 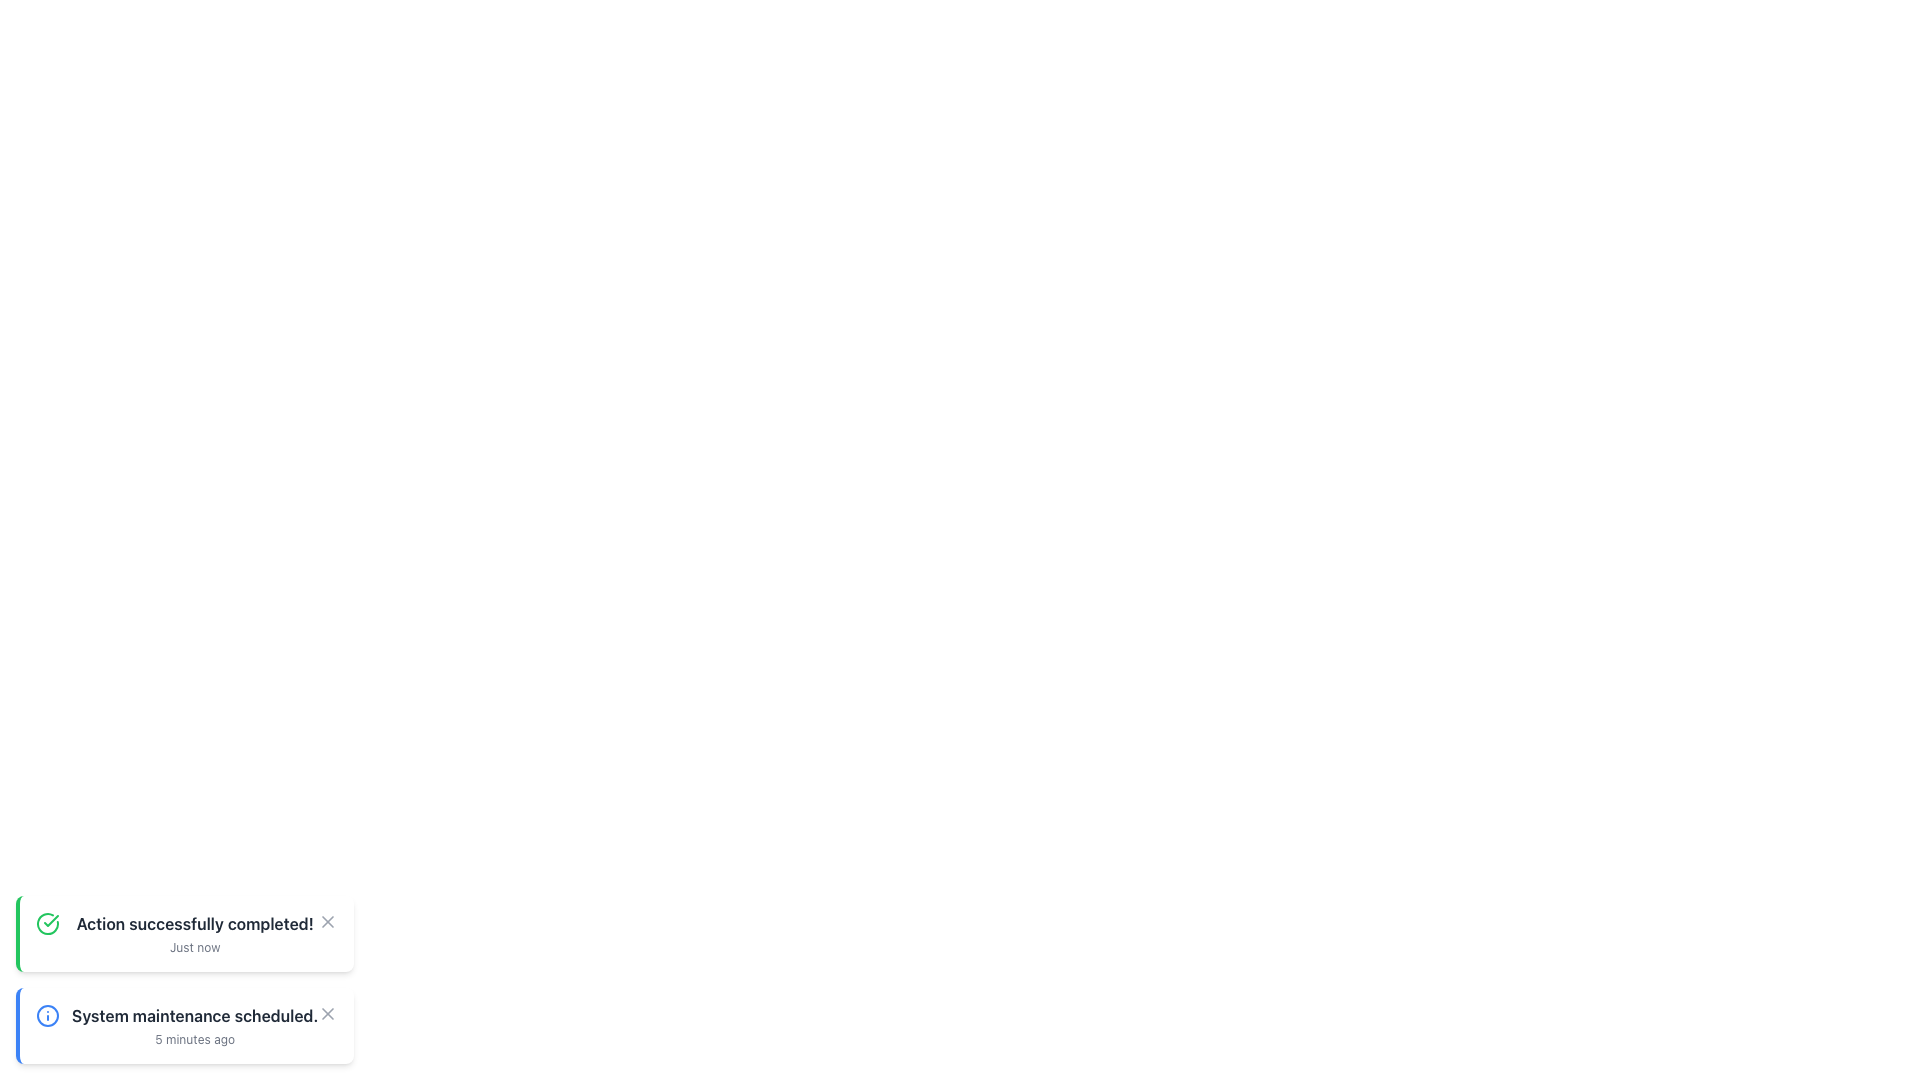 What do you see at coordinates (48, 1015) in the screenshot?
I see `the circular blue outlined icon with an exclamation mark, located to the left of the text 'System maintenance scheduled.' in the notification card` at bounding box center [48, 1015].